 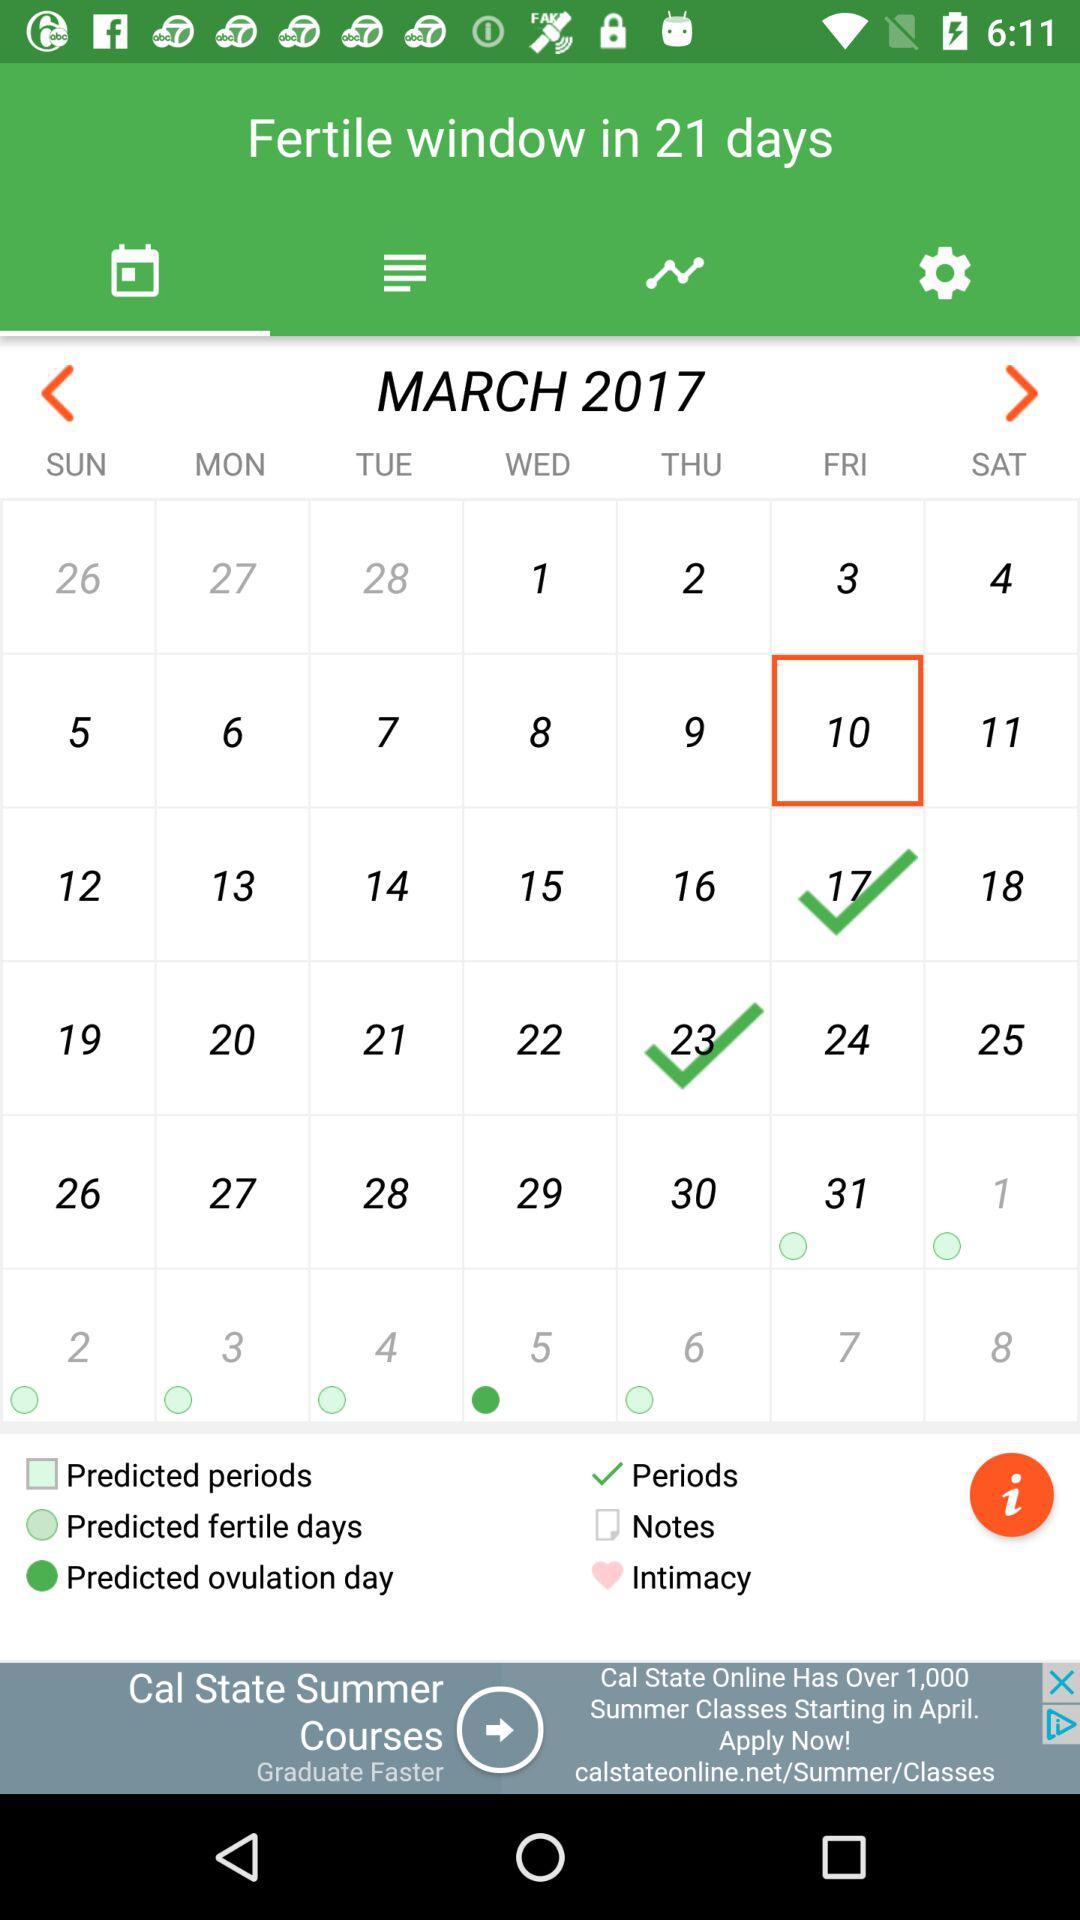 What do you see at coordinates (56, 393) in the screenshot?
I see `go back` at bounding box center [56, 393].